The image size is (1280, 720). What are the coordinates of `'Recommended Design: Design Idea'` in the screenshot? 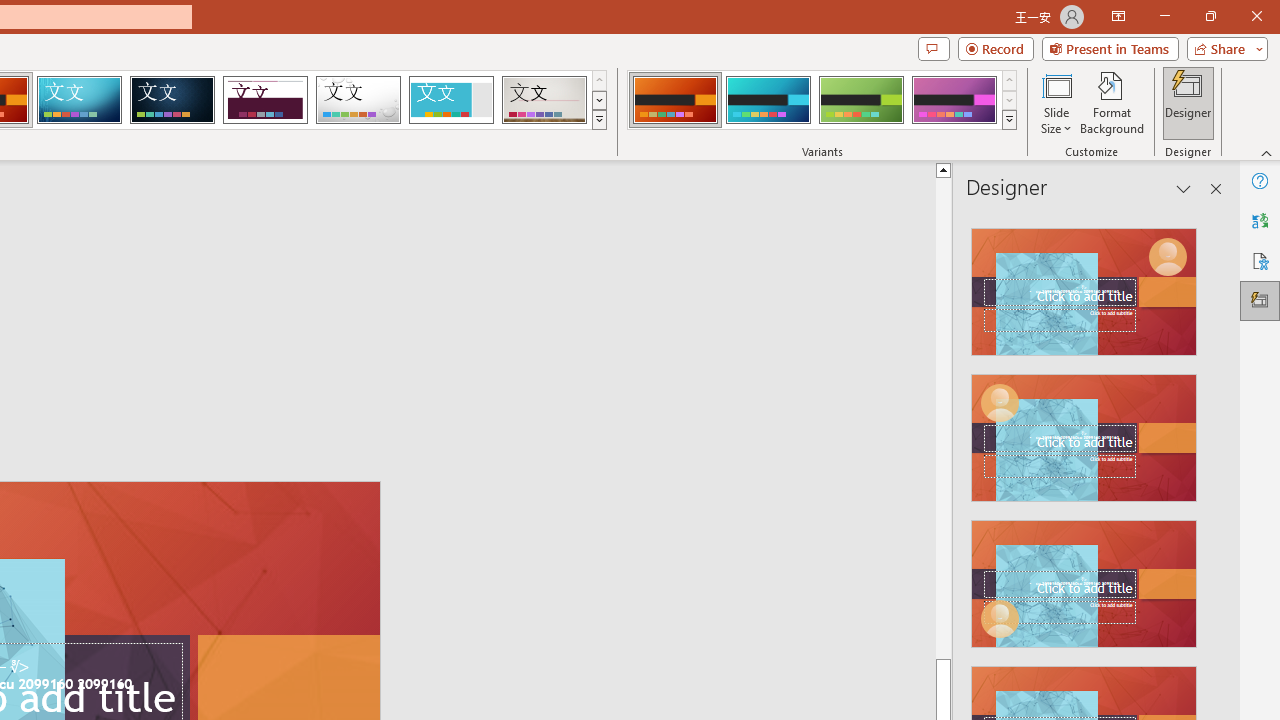 It's located at (1083, 286).